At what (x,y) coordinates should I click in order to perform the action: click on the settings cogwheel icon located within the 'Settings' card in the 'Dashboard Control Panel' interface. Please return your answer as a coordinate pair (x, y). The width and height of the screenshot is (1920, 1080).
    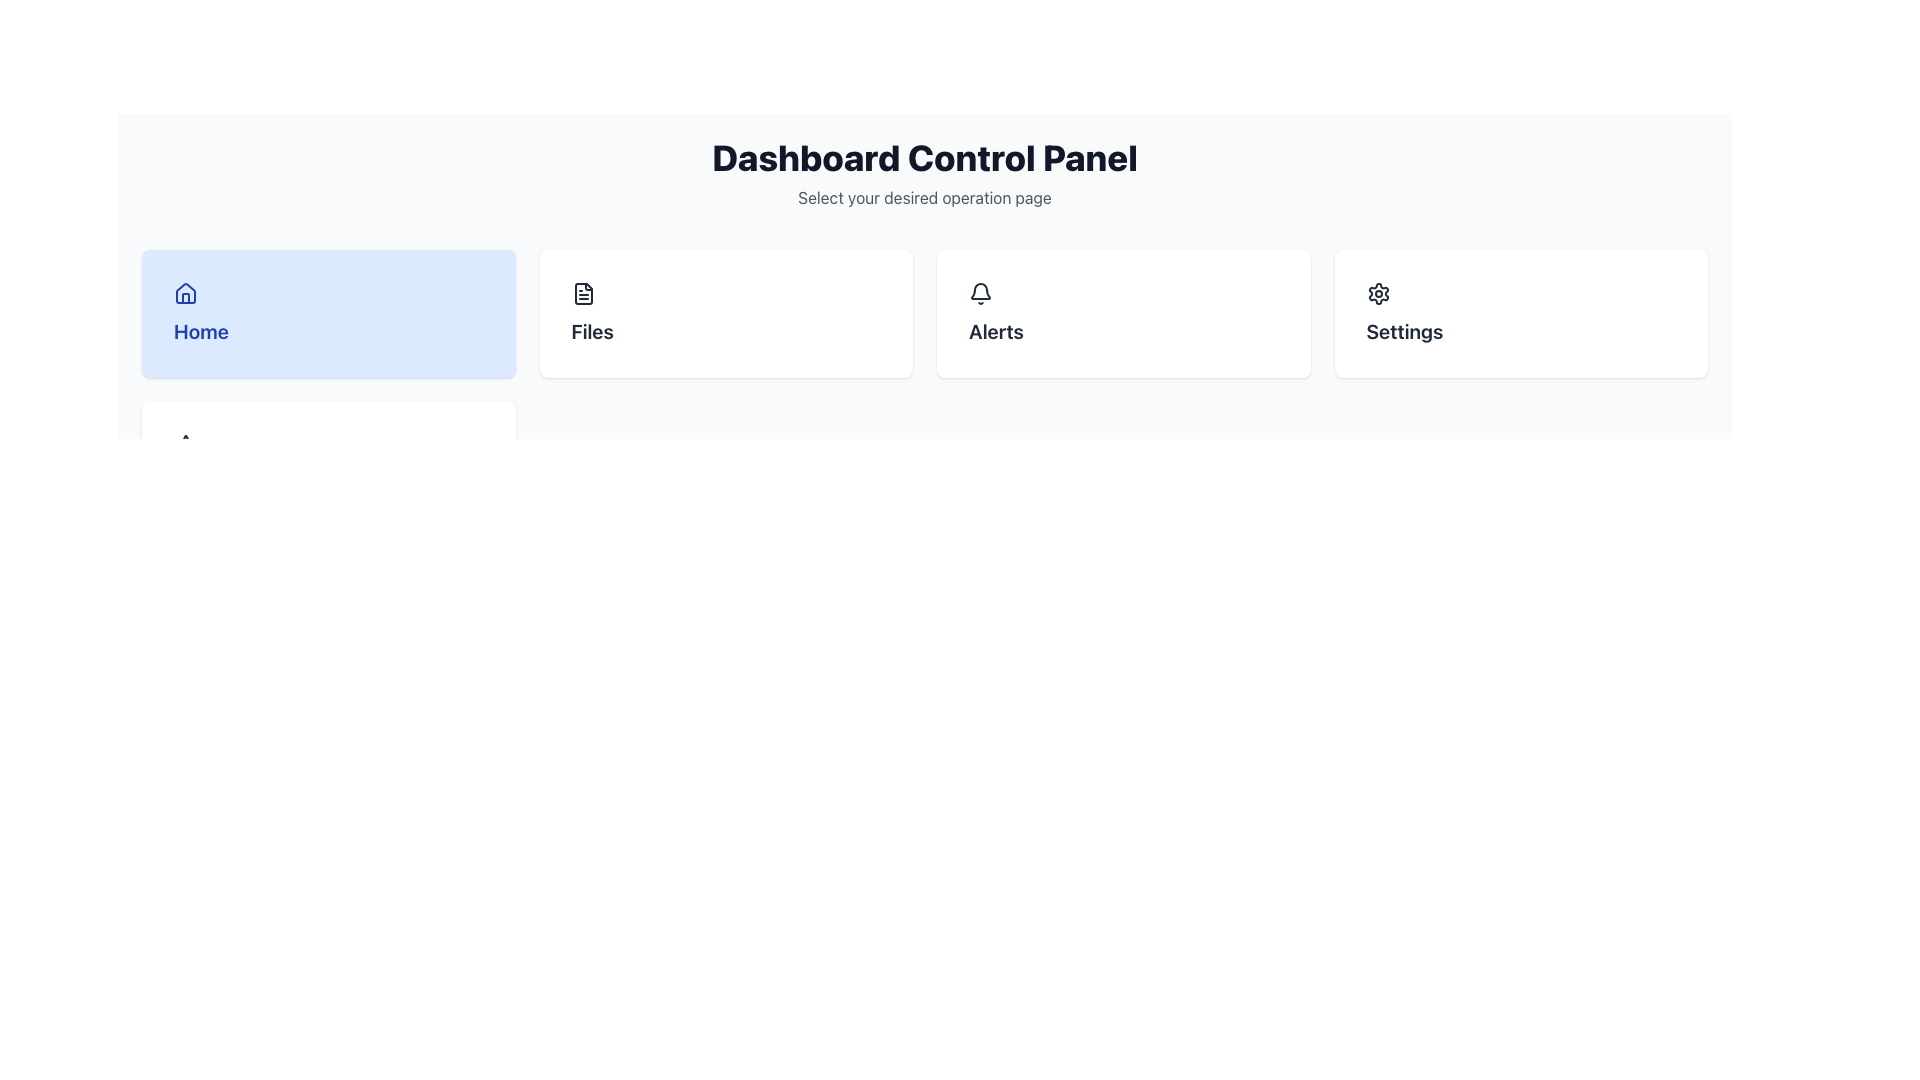
    Looking at the image, I should click on (1377, 293).